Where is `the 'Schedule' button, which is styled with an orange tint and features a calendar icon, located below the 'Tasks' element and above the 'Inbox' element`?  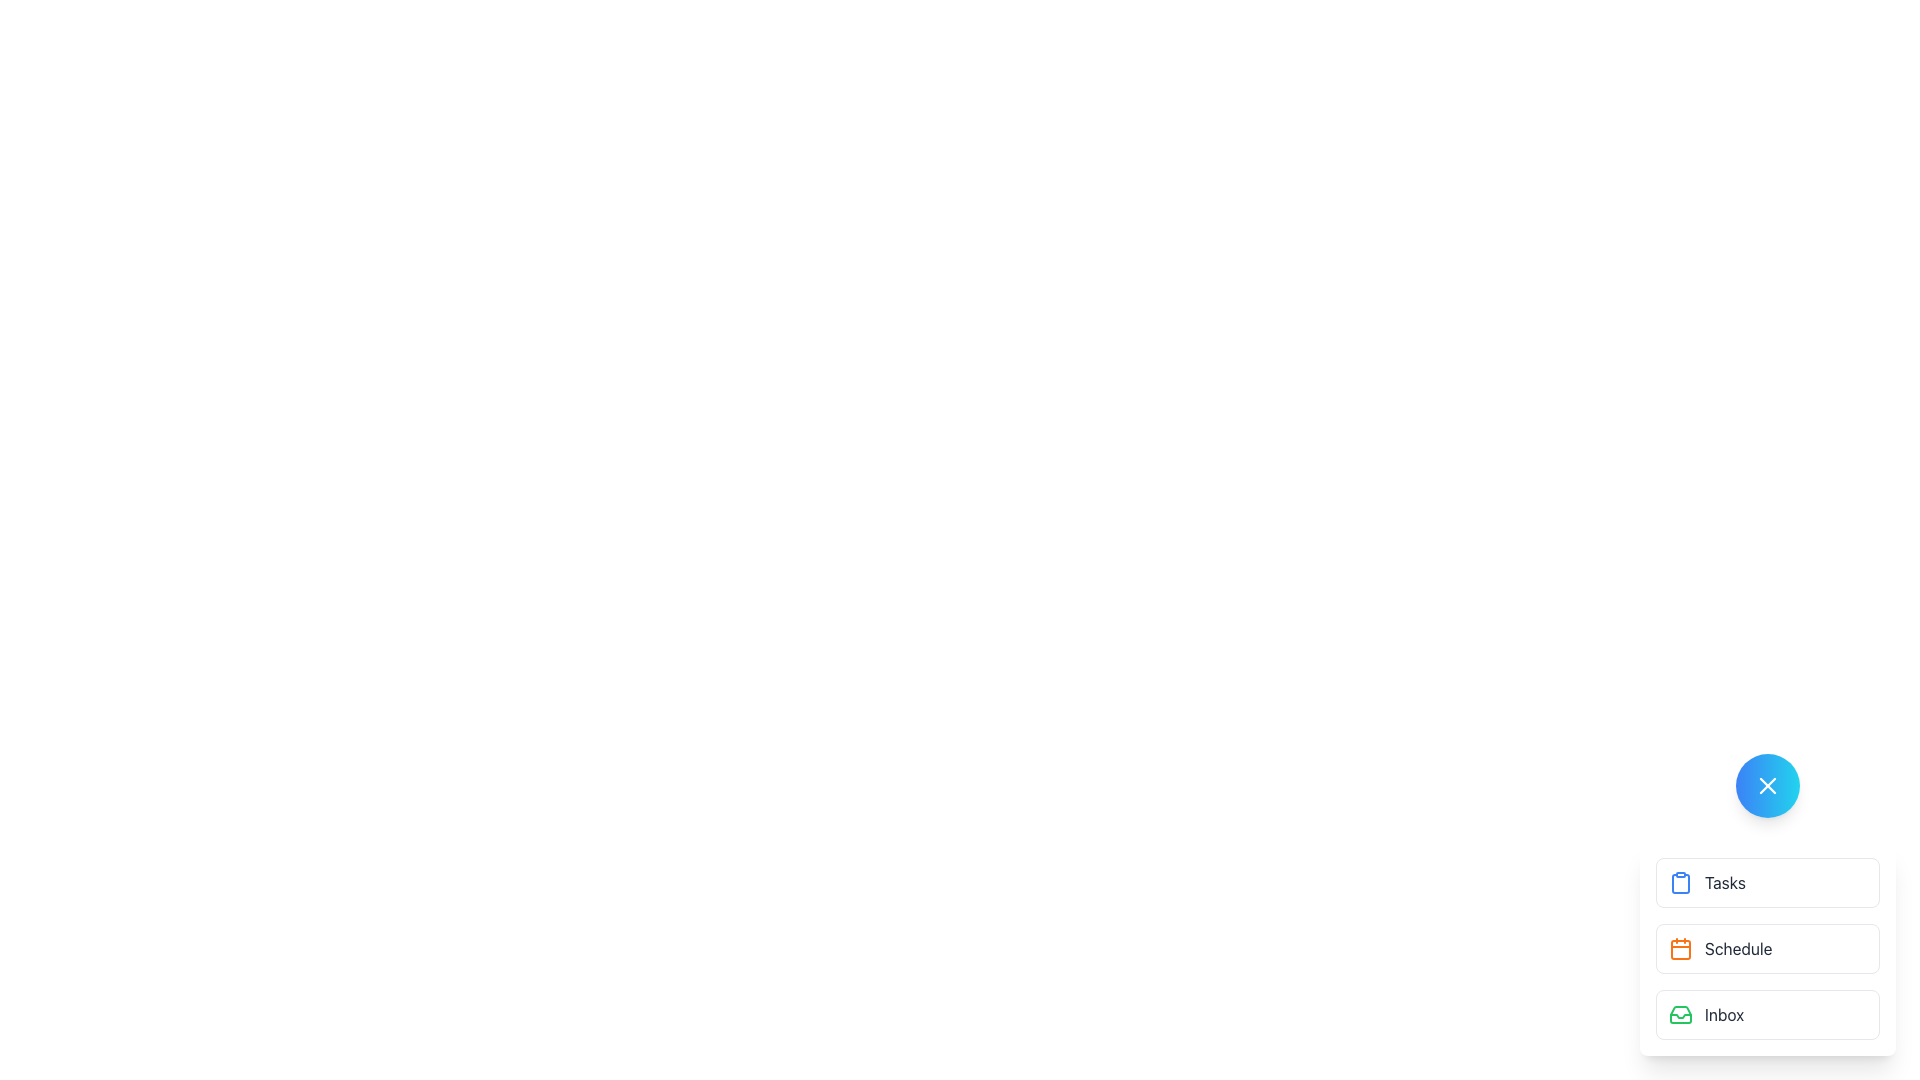 the 'Schedule' button, which is styled with an orange tint and features a calendar icon, located below the 'Tasks' element and above the 'Inbox' element is located at coordinates (1767, 947).